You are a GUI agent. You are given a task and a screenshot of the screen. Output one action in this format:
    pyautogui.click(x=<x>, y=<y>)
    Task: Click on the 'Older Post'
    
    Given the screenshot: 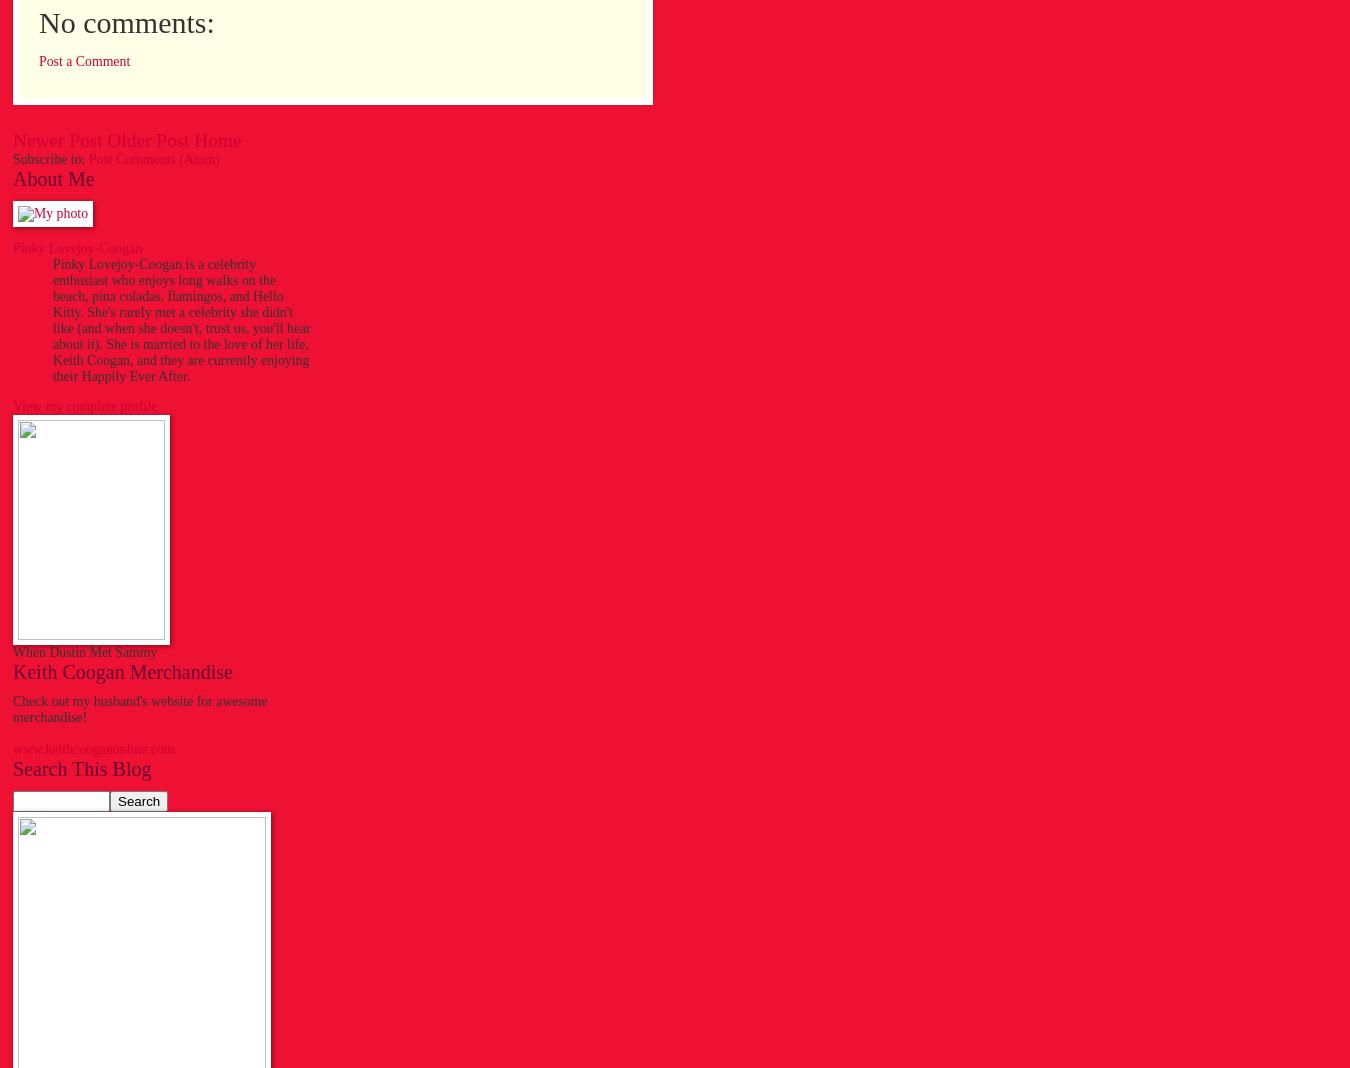 What is the action you would take?
    pyautogui.click(x=106, y=140)
    